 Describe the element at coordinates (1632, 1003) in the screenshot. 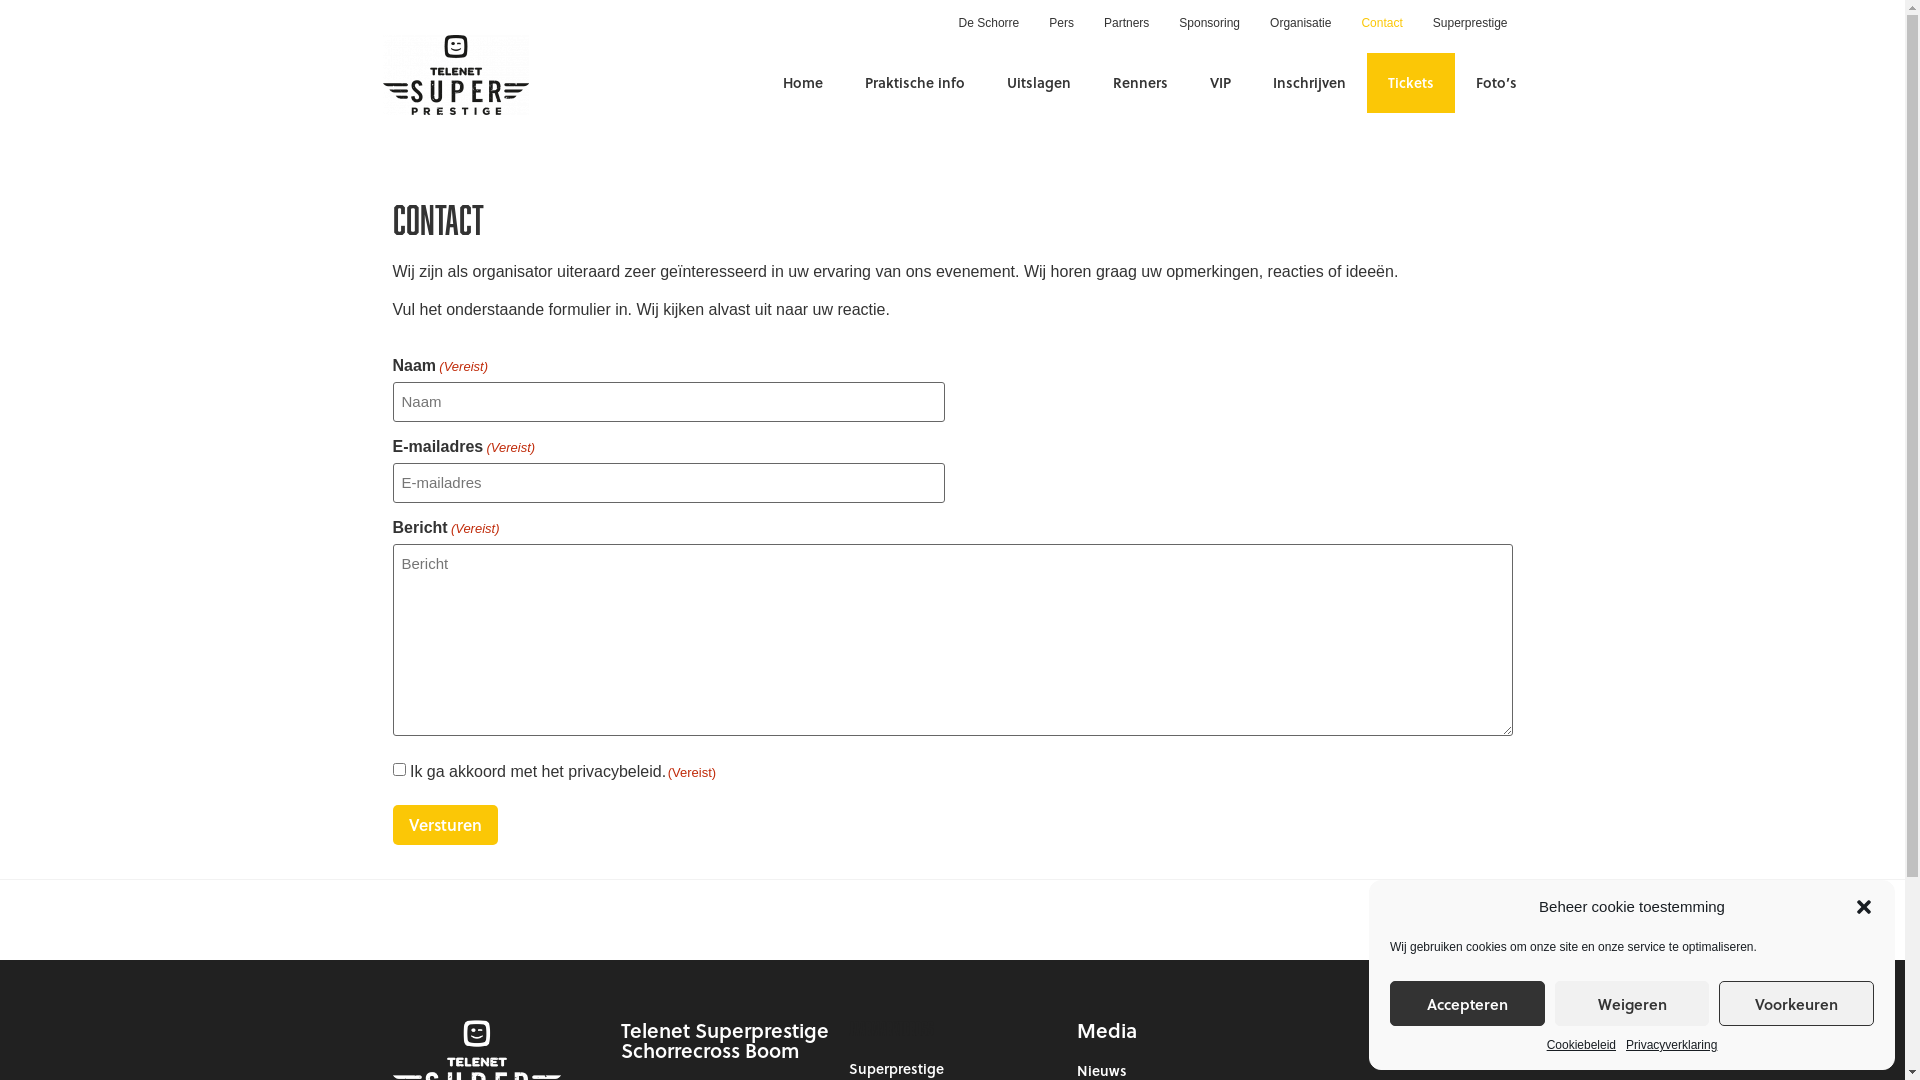

I see `'Weigeren'` at that location.